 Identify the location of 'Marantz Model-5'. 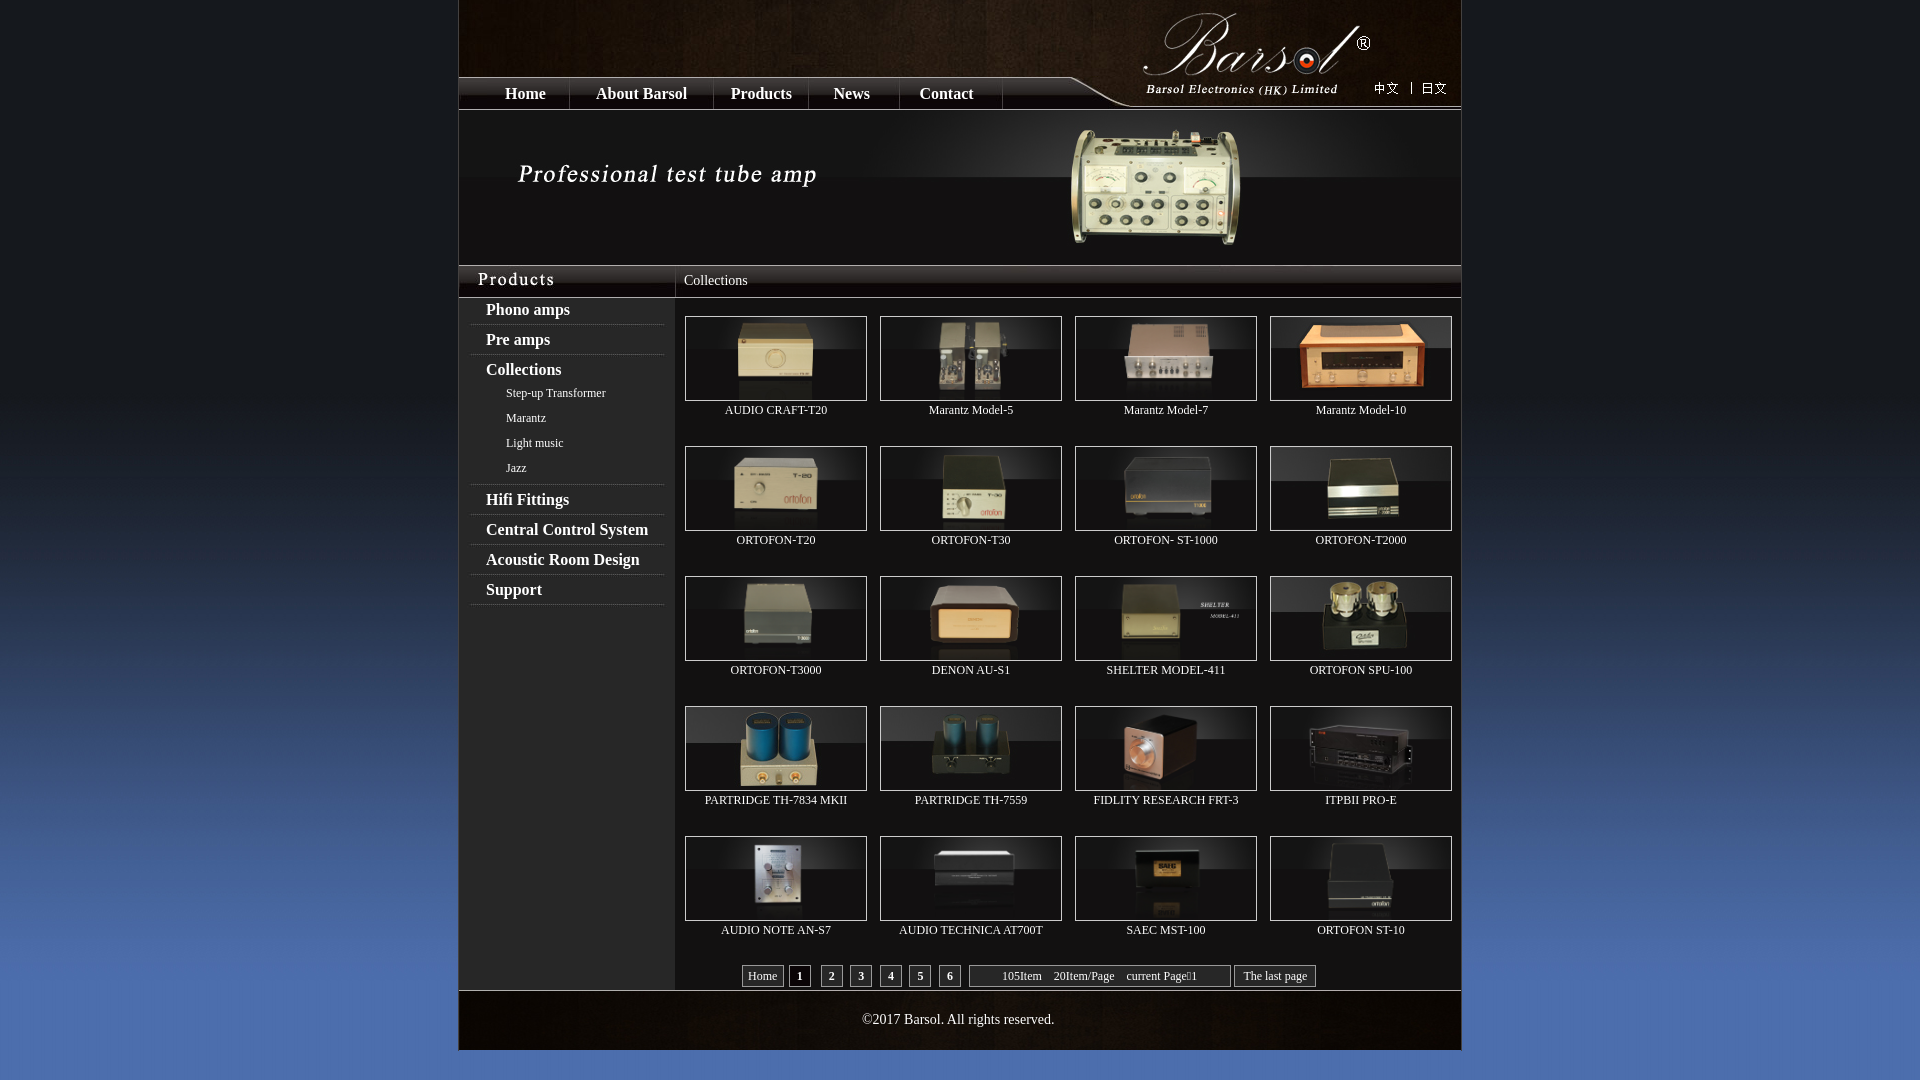
(970, 408).